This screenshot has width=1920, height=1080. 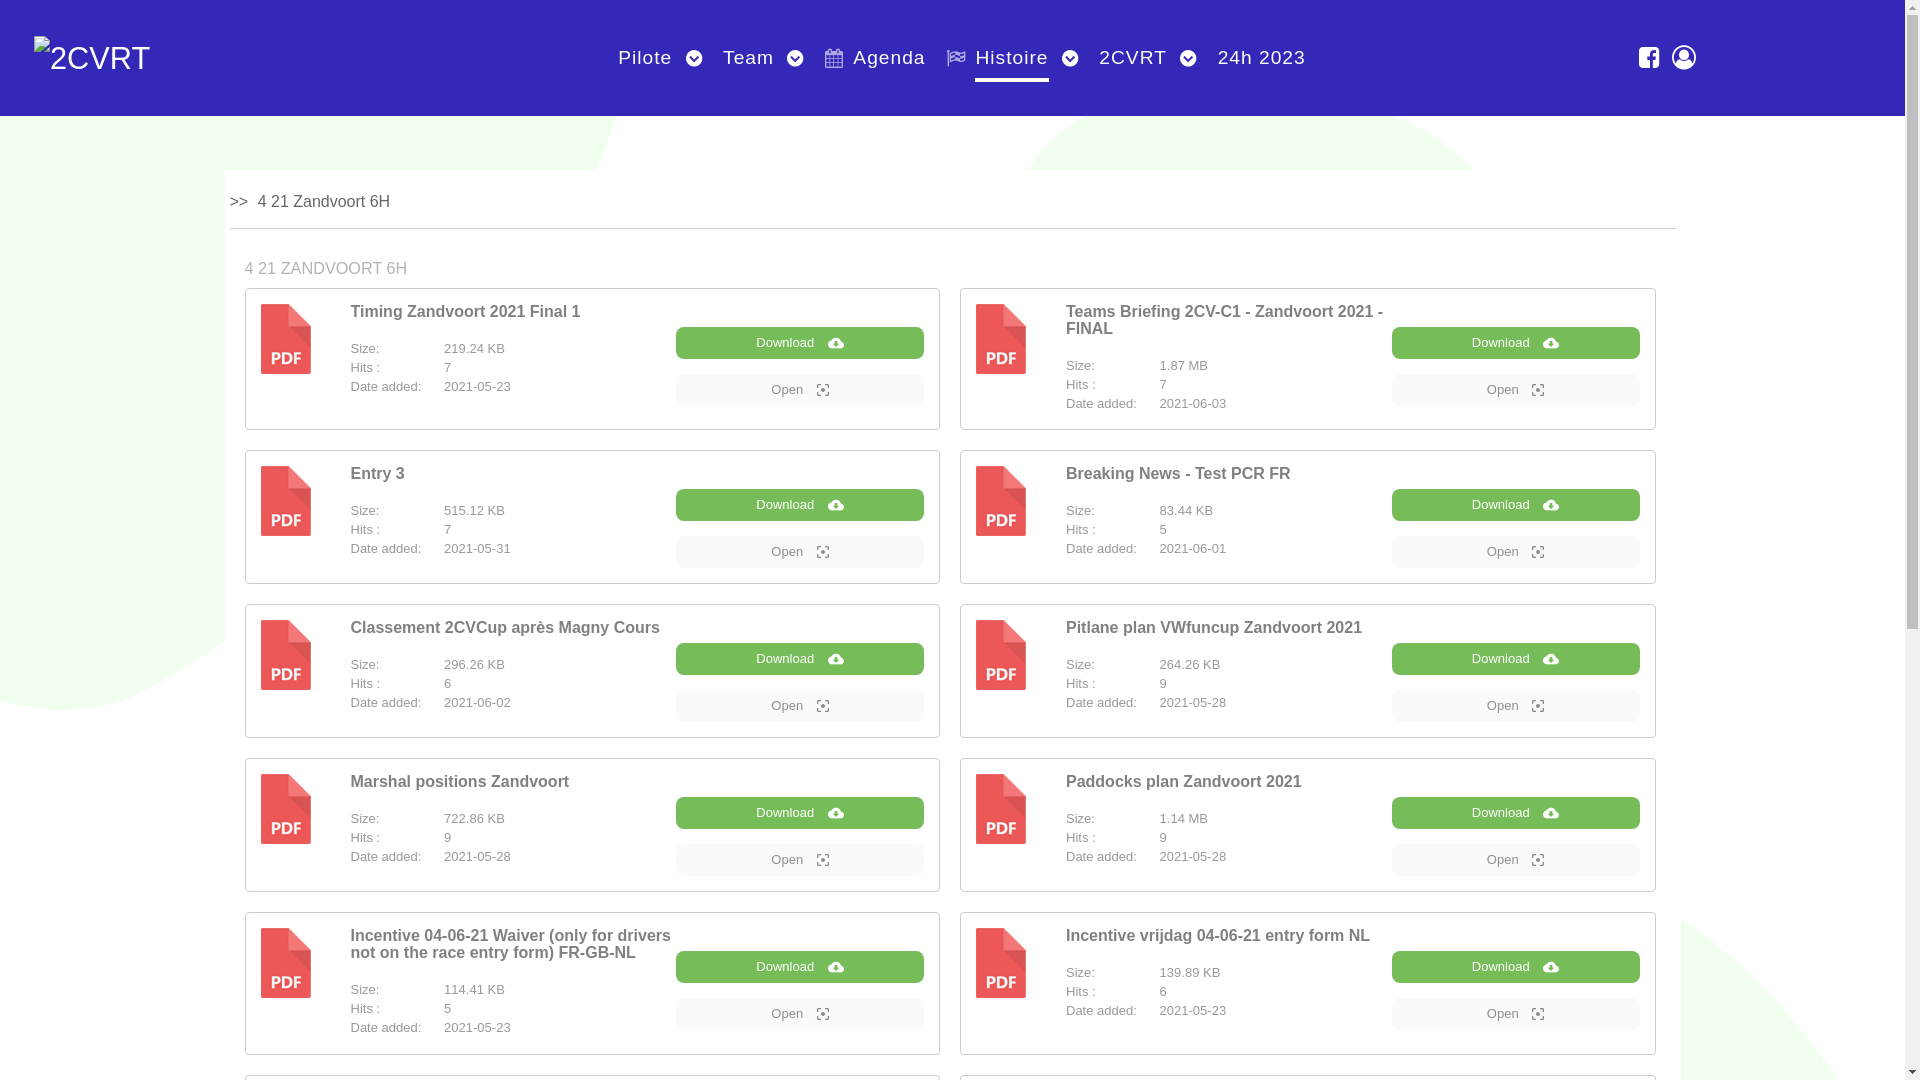 I want to click on 'Download', so click(x=676, y=659).